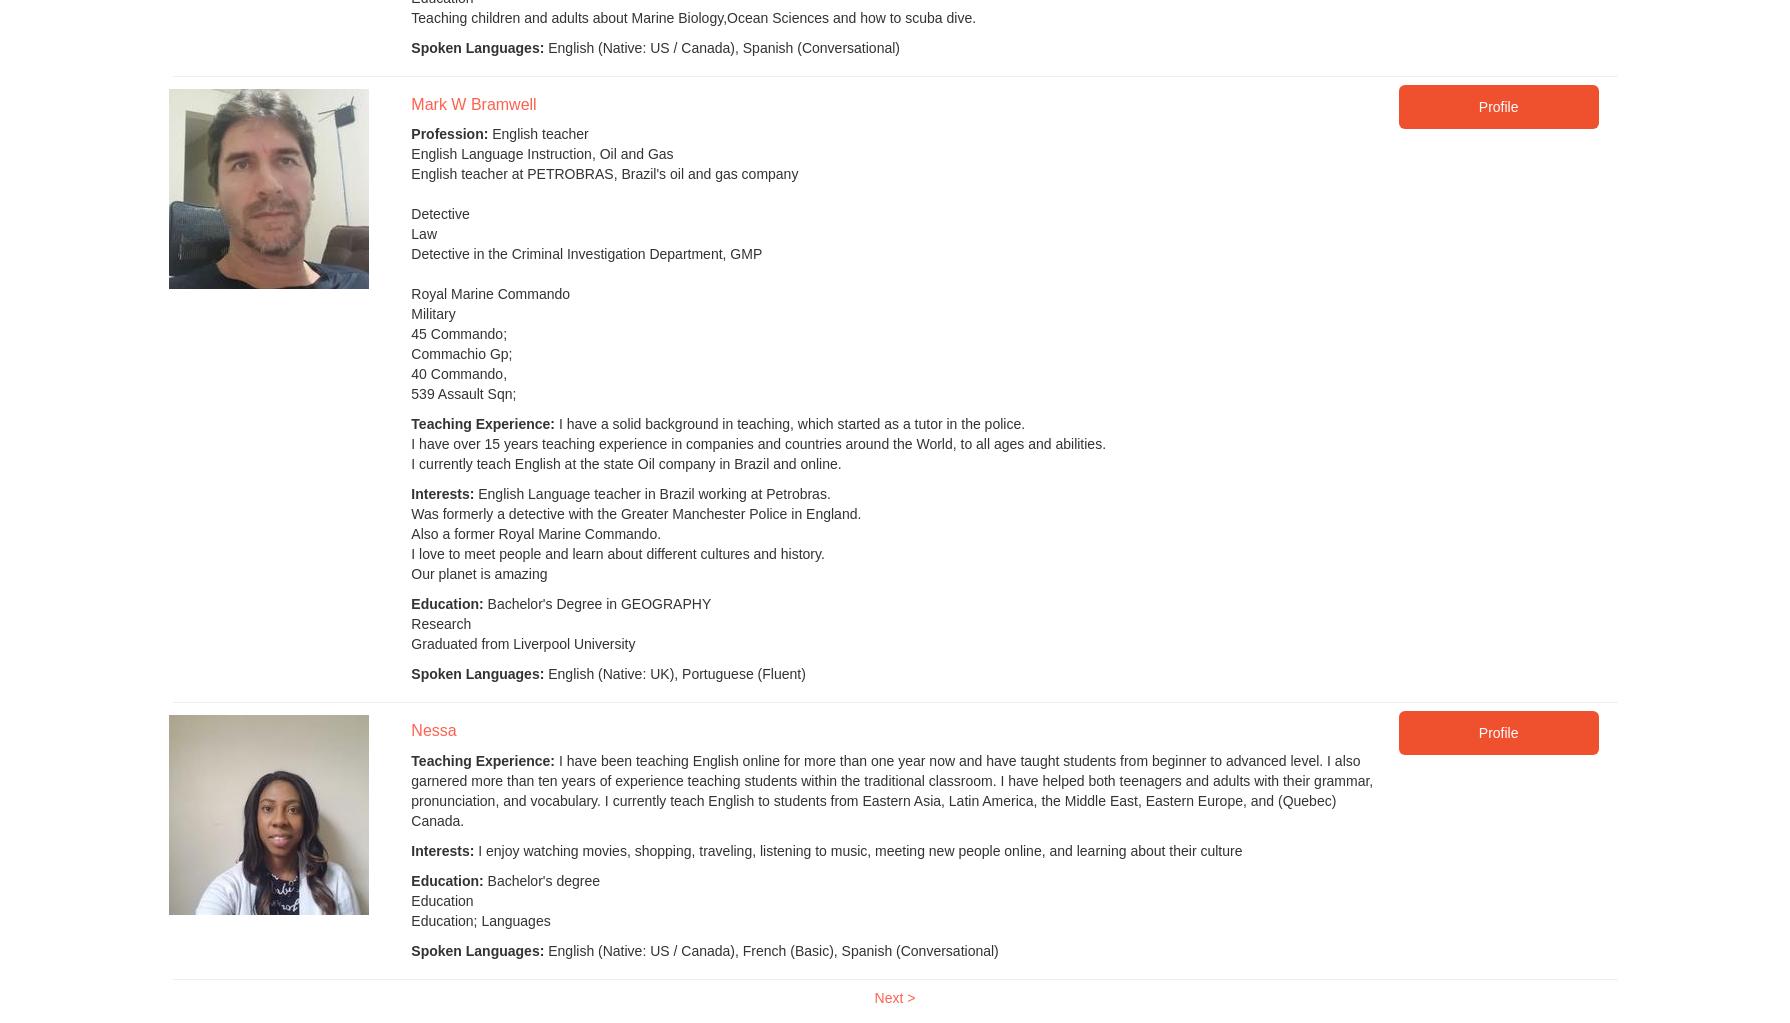 This screenshot has height=1023, width=1790. Describe the element at coordinates (424, 232) in the screenshot. I see `'Law'` at that location.